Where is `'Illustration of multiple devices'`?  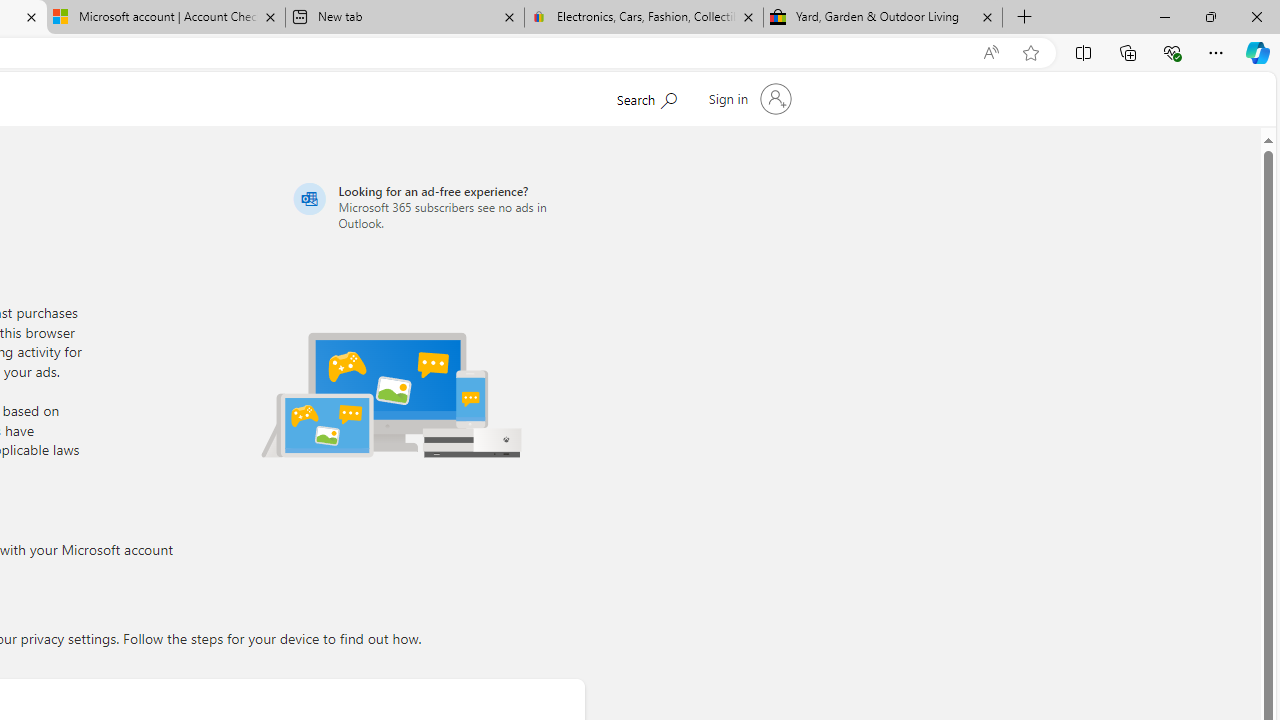 'Illustration of multiple devices' is located at coordinates (391, 394).